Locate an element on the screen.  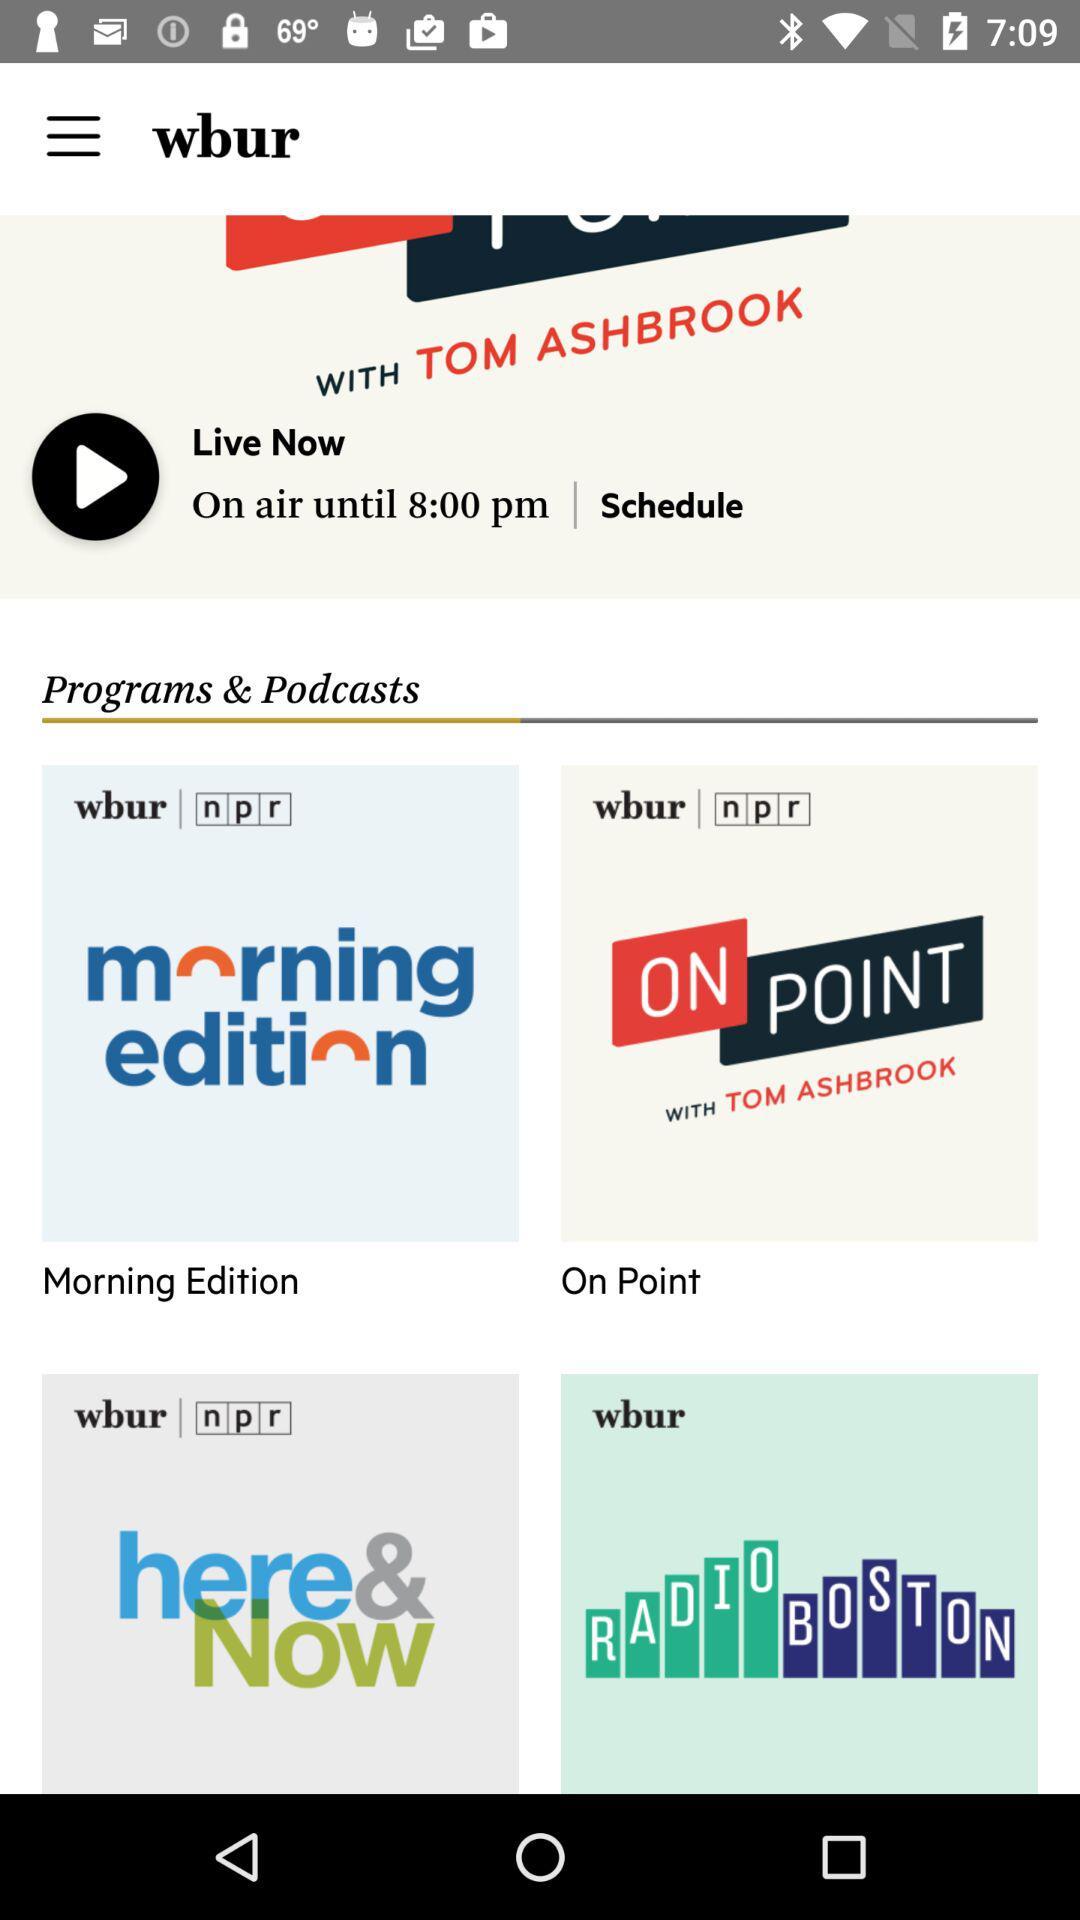
selected podcast is located at coordinates (96, 481).